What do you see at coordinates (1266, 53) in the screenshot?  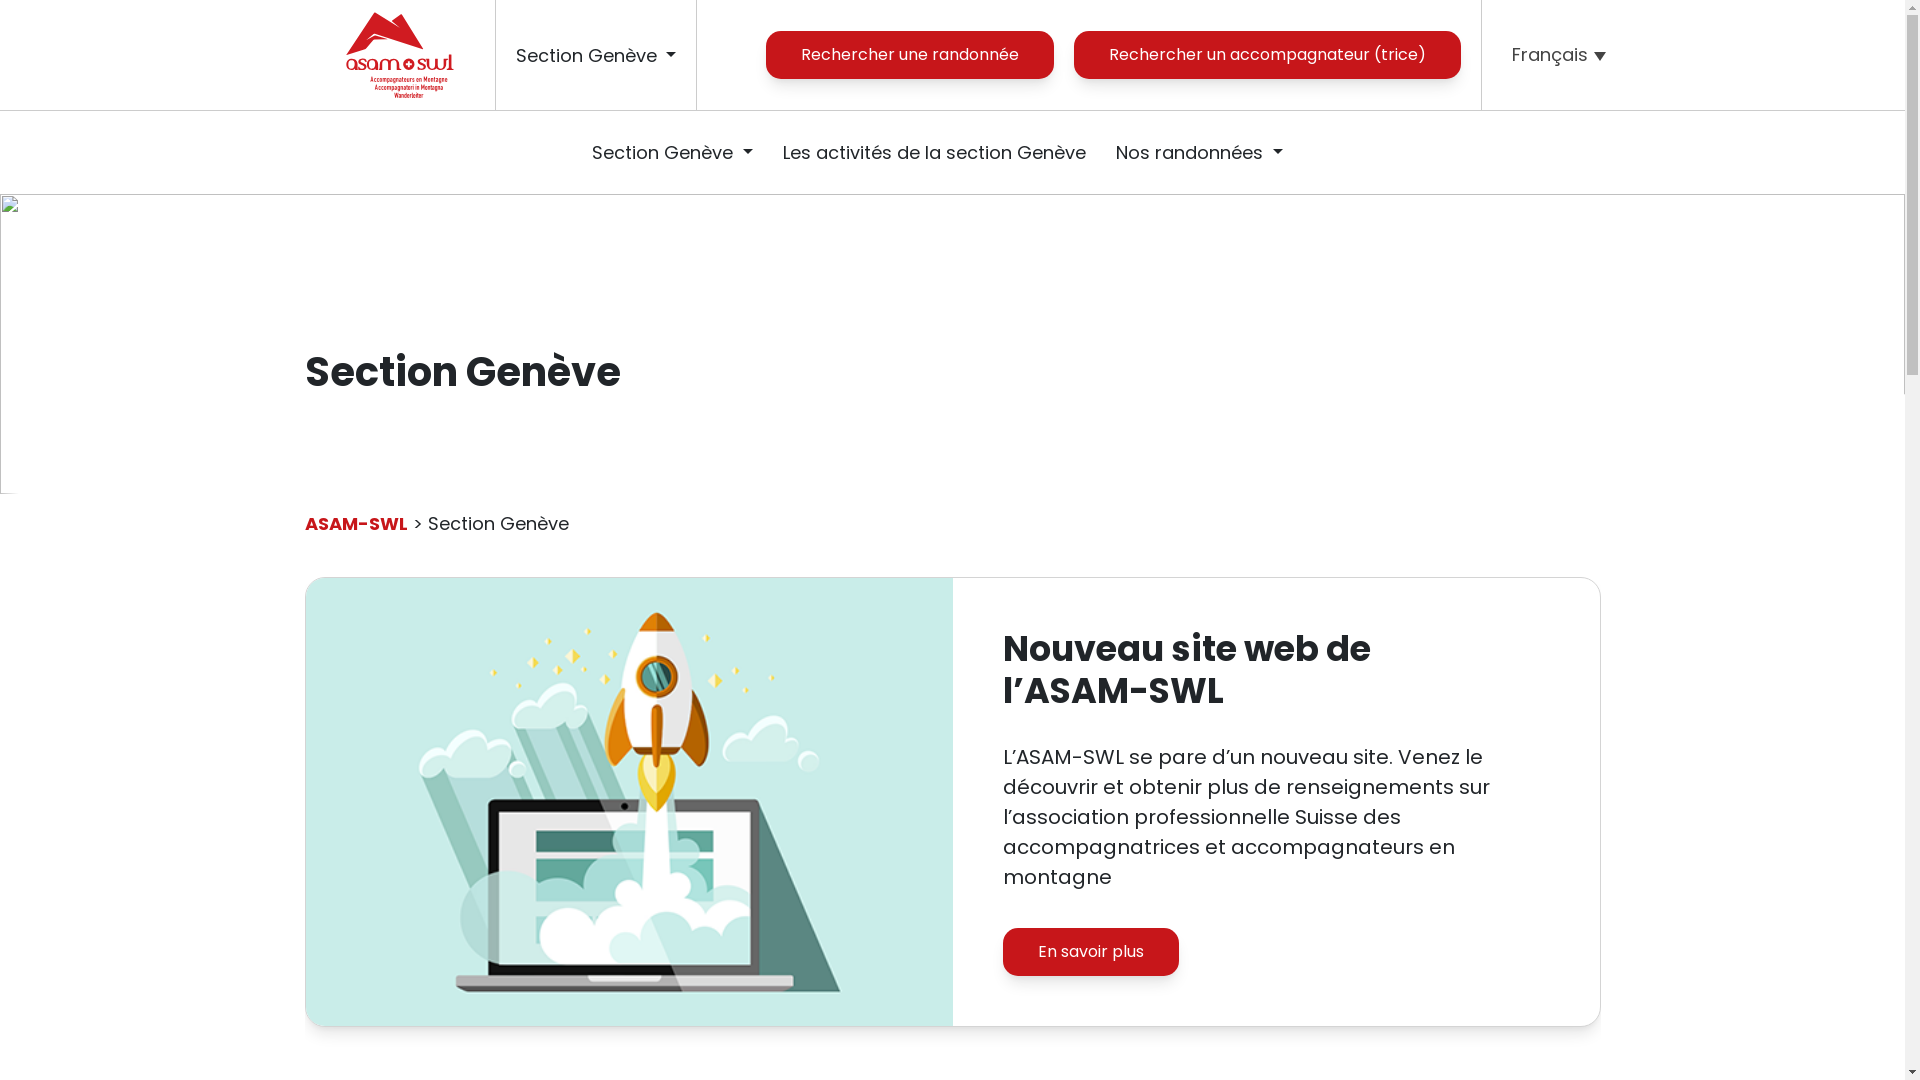 I see `'Rechercher un accompagnateur (trice)'` at bounding box center [1266, 53].